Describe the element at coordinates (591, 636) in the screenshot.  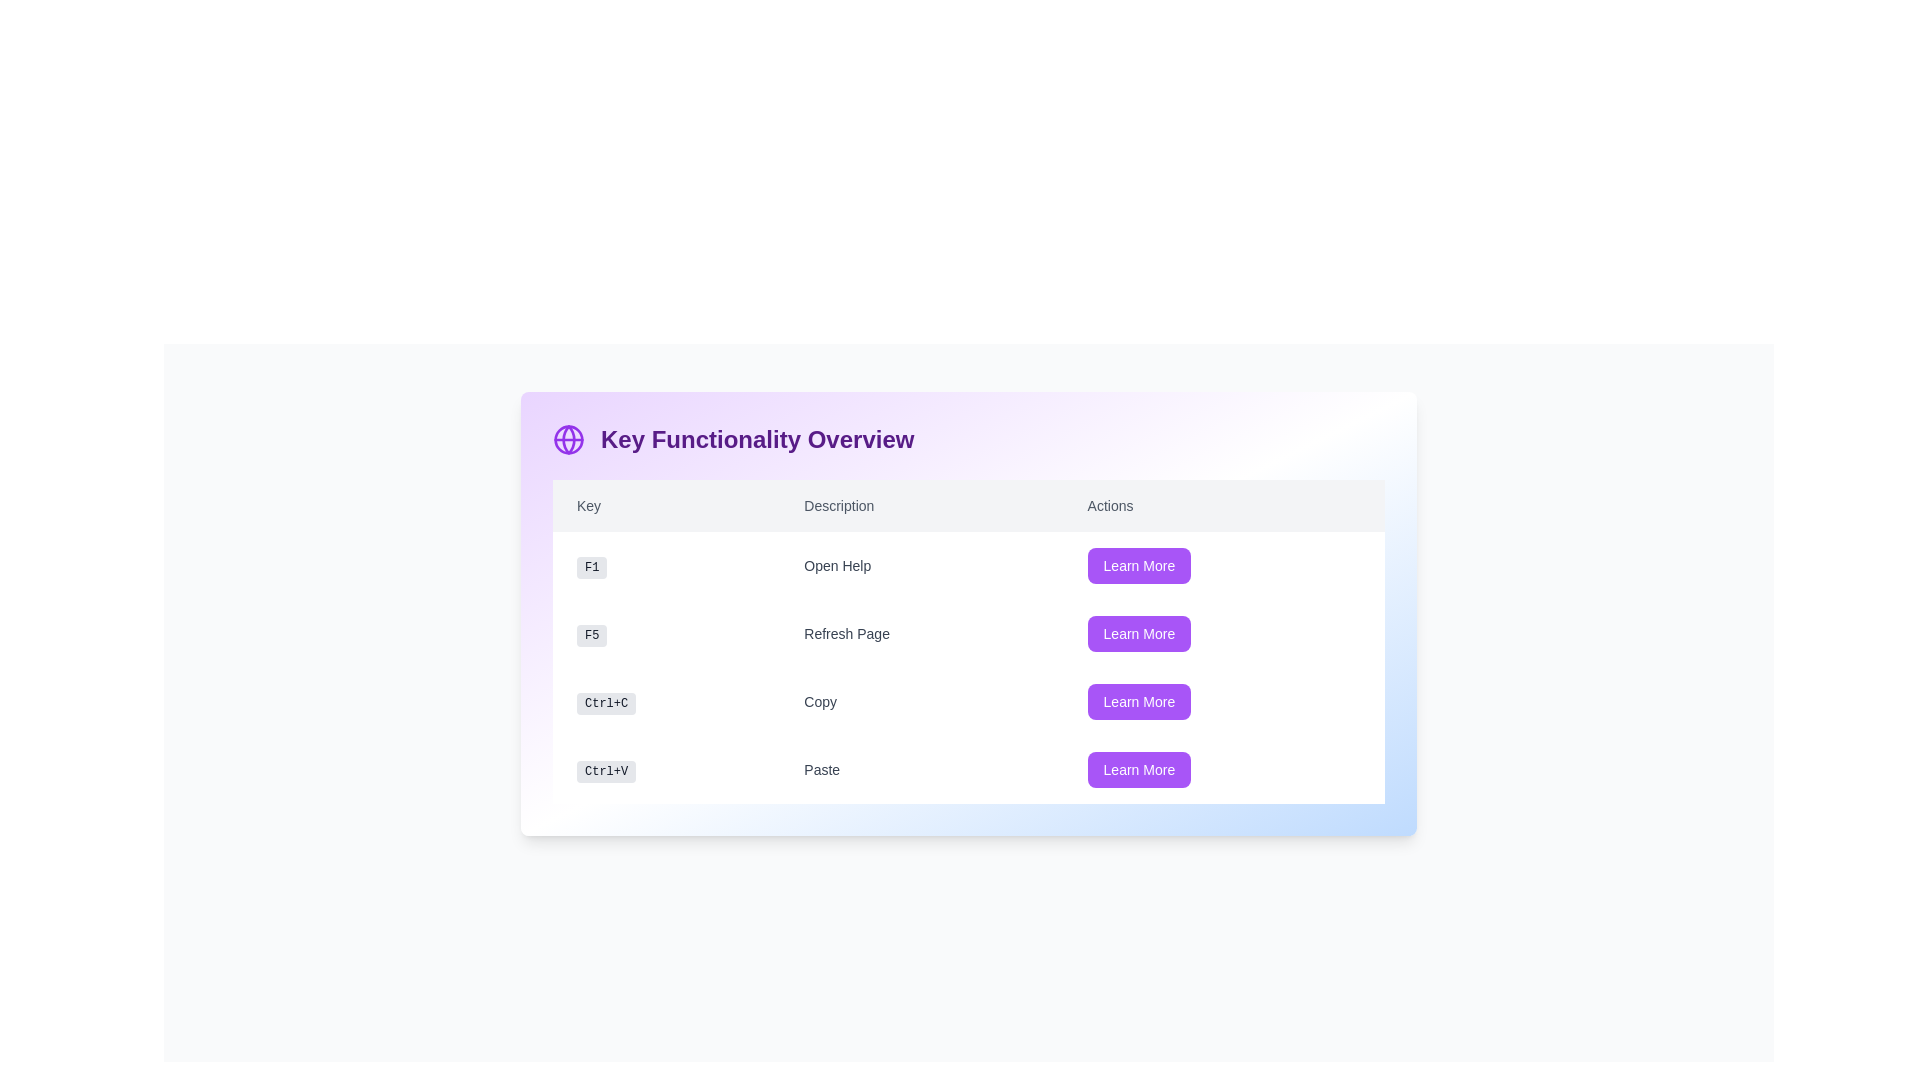
I see `the static label indicating the keyboard shortcut 'F5' in the 'Key Functionality Overview' section, which is positioned in the second row of the Key column` at that location.